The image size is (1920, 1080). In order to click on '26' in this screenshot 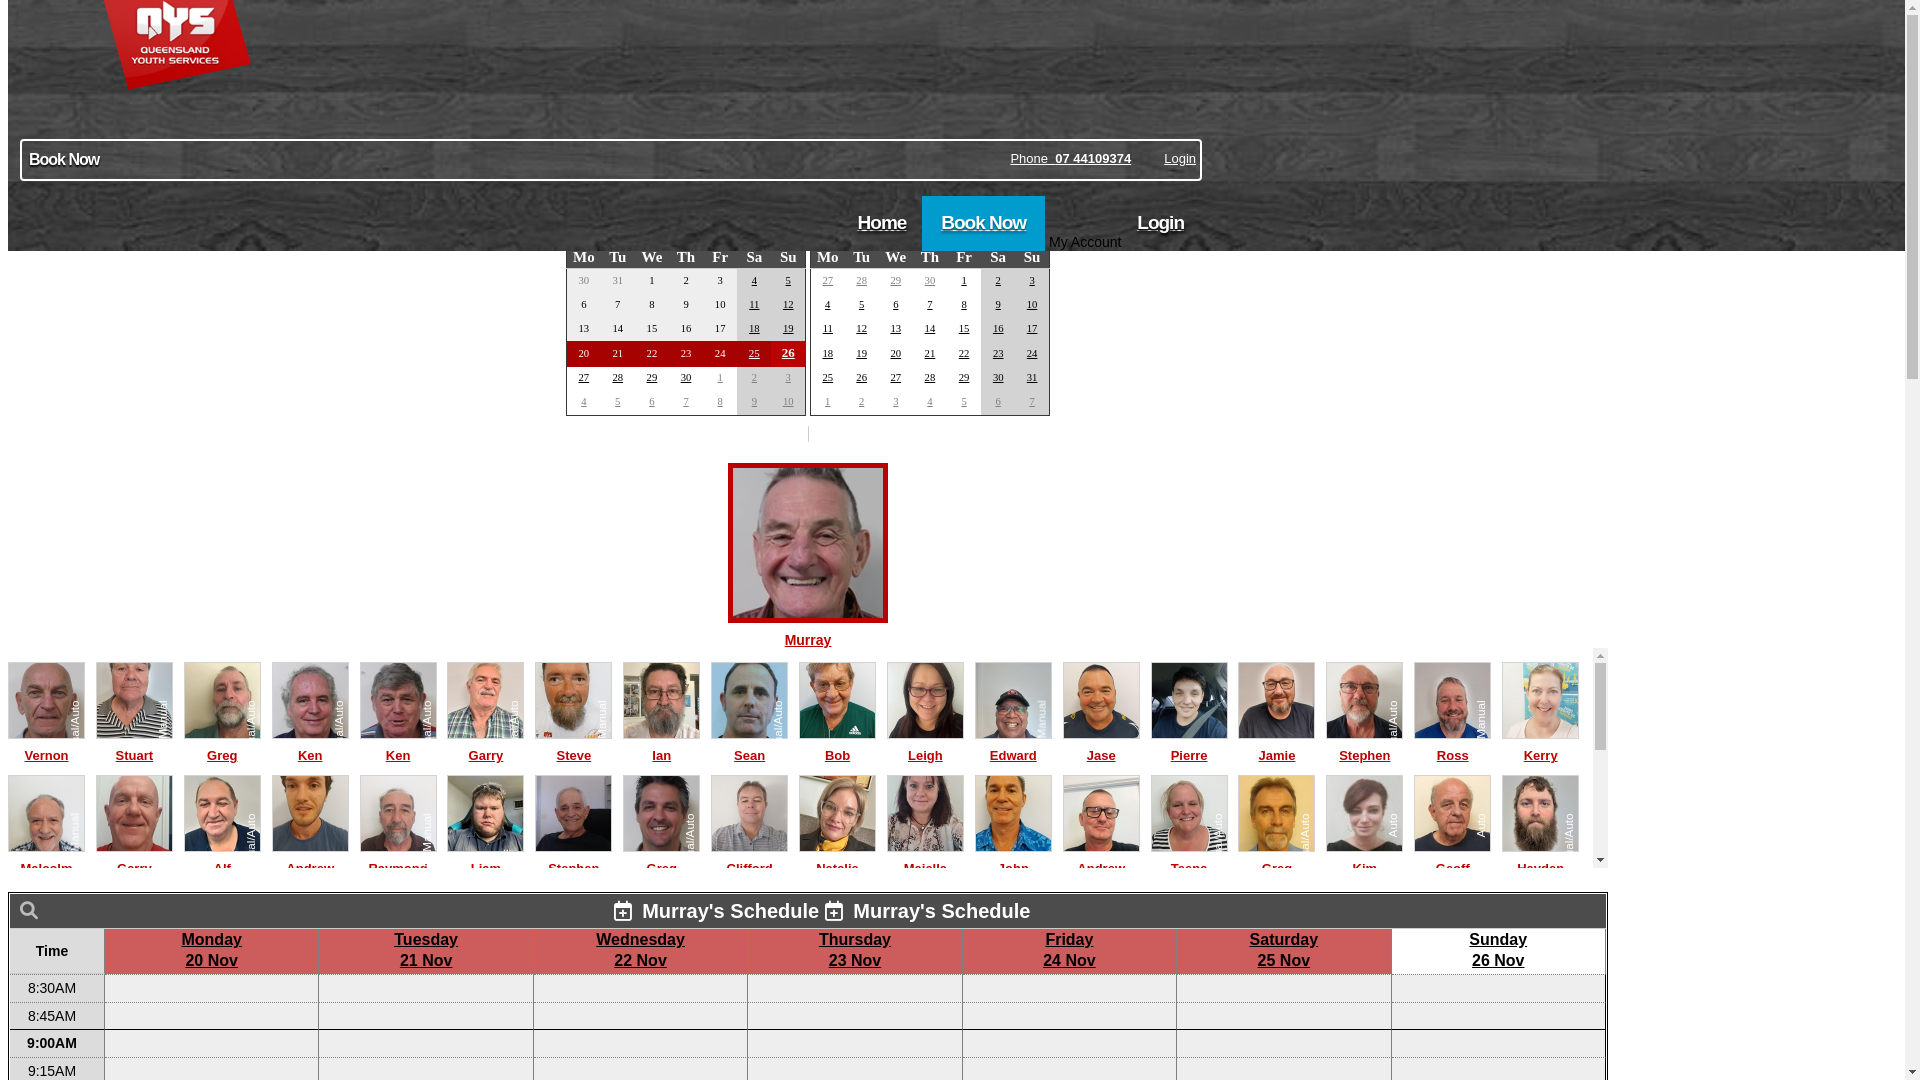, I will do `click(787, 351)`.